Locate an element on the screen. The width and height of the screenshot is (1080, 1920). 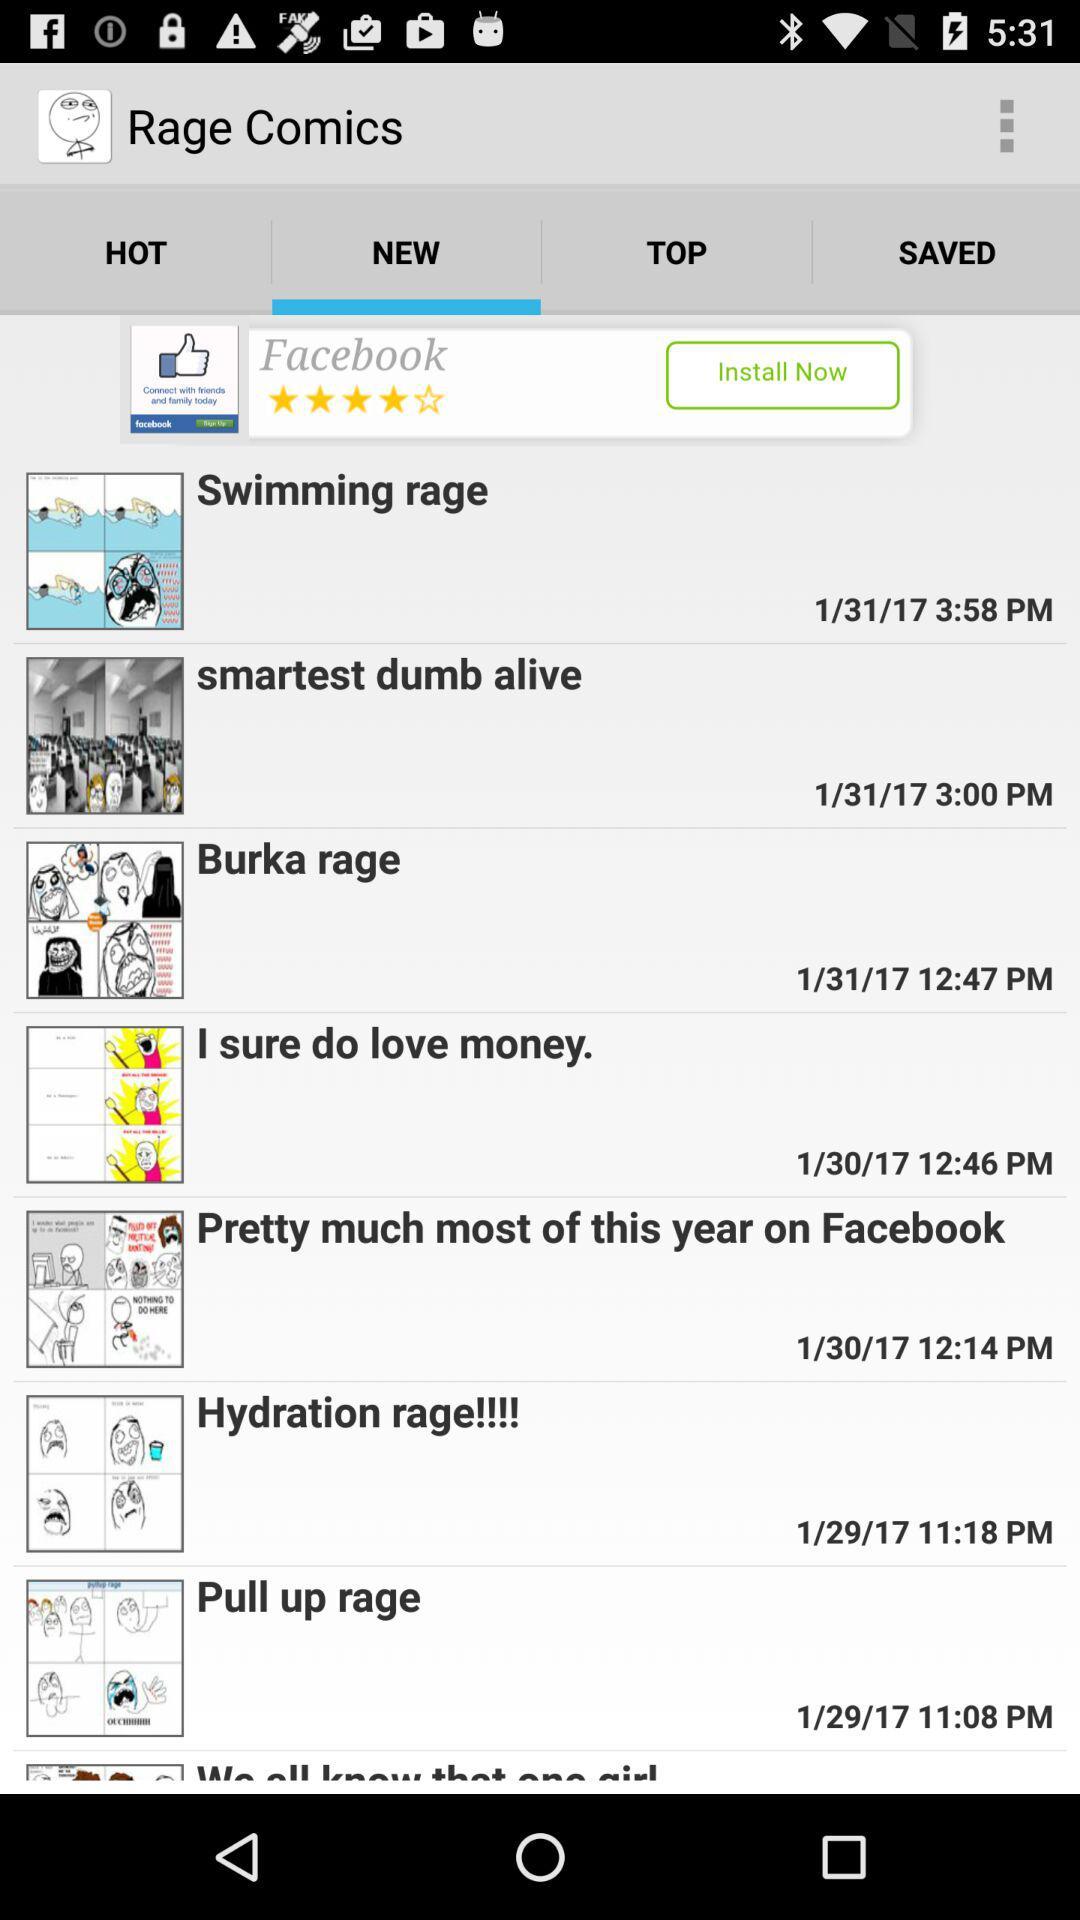
advertisement is located at coordinates (540, 380).